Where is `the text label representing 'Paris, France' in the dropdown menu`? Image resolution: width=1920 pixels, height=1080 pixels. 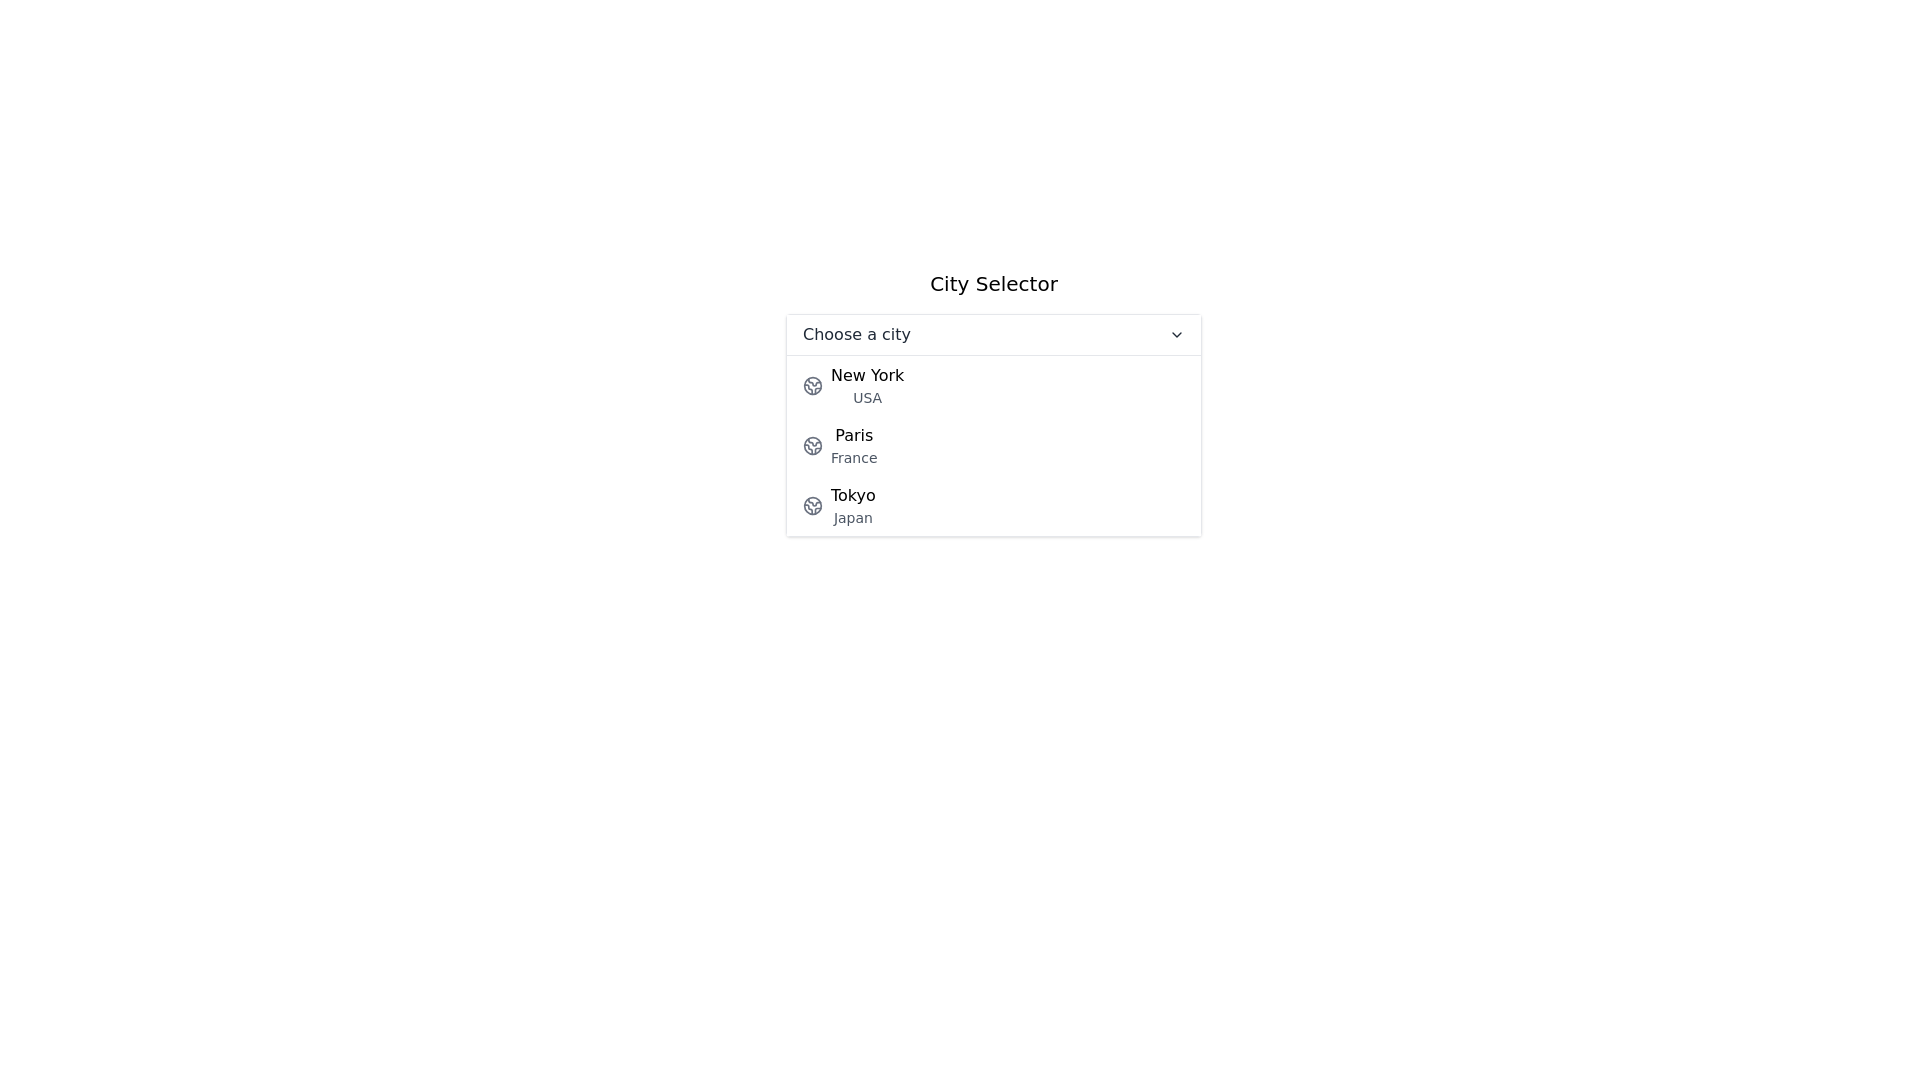
the text label representing 'Paris, France' in the dropdown menu is located at coordinates (854, 445).